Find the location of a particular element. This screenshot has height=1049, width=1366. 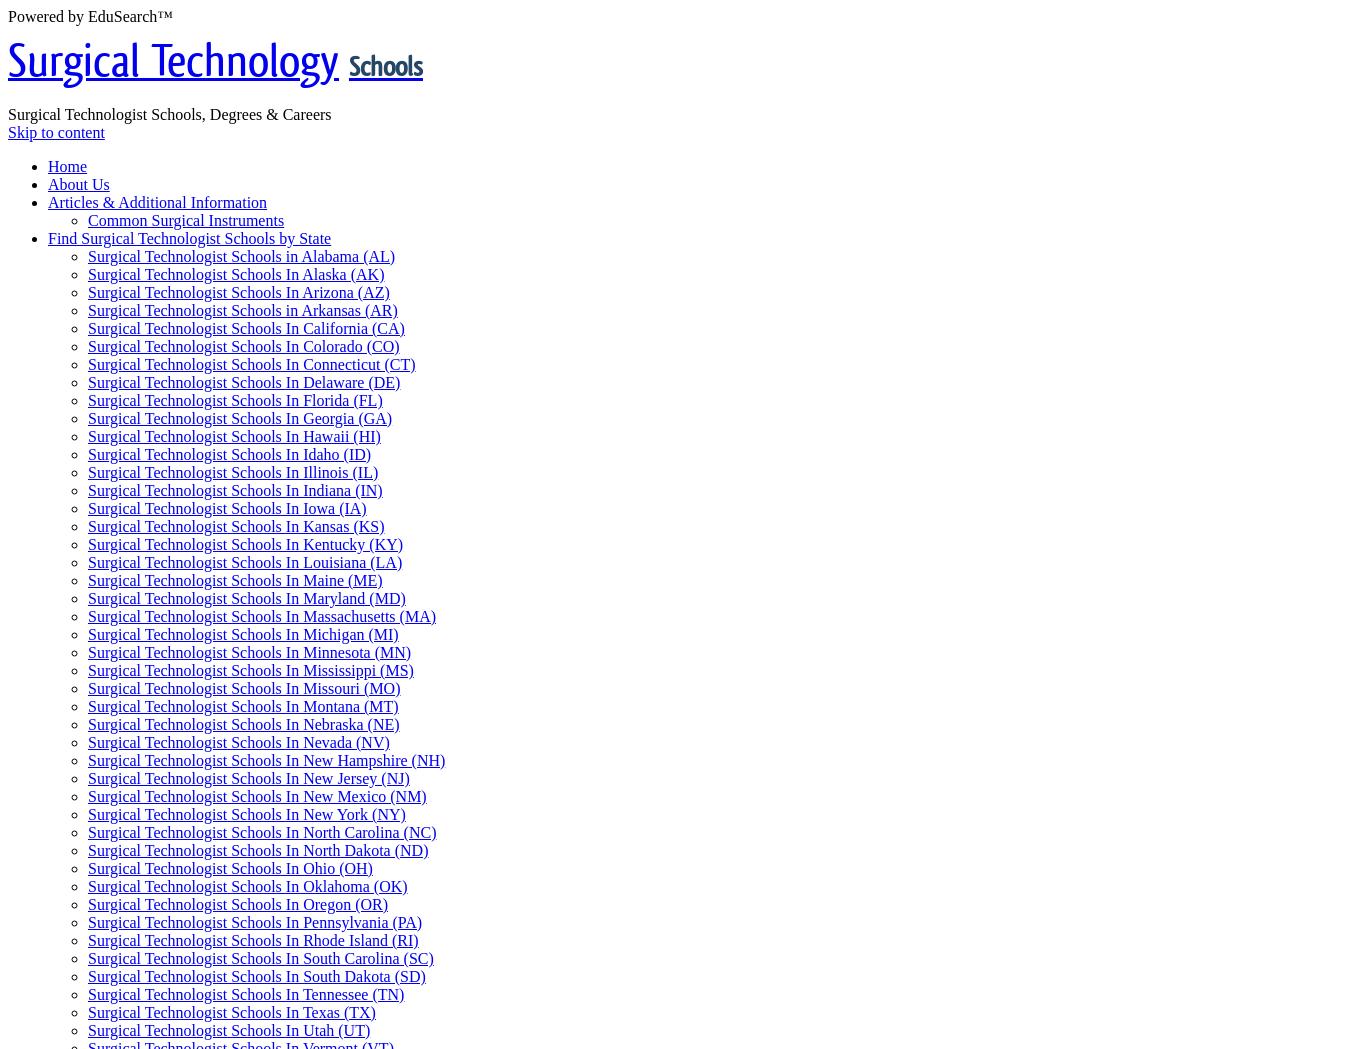

'Surgical Technologist Schools In North Dakota (ND)' is located at coordinates (258, 849).